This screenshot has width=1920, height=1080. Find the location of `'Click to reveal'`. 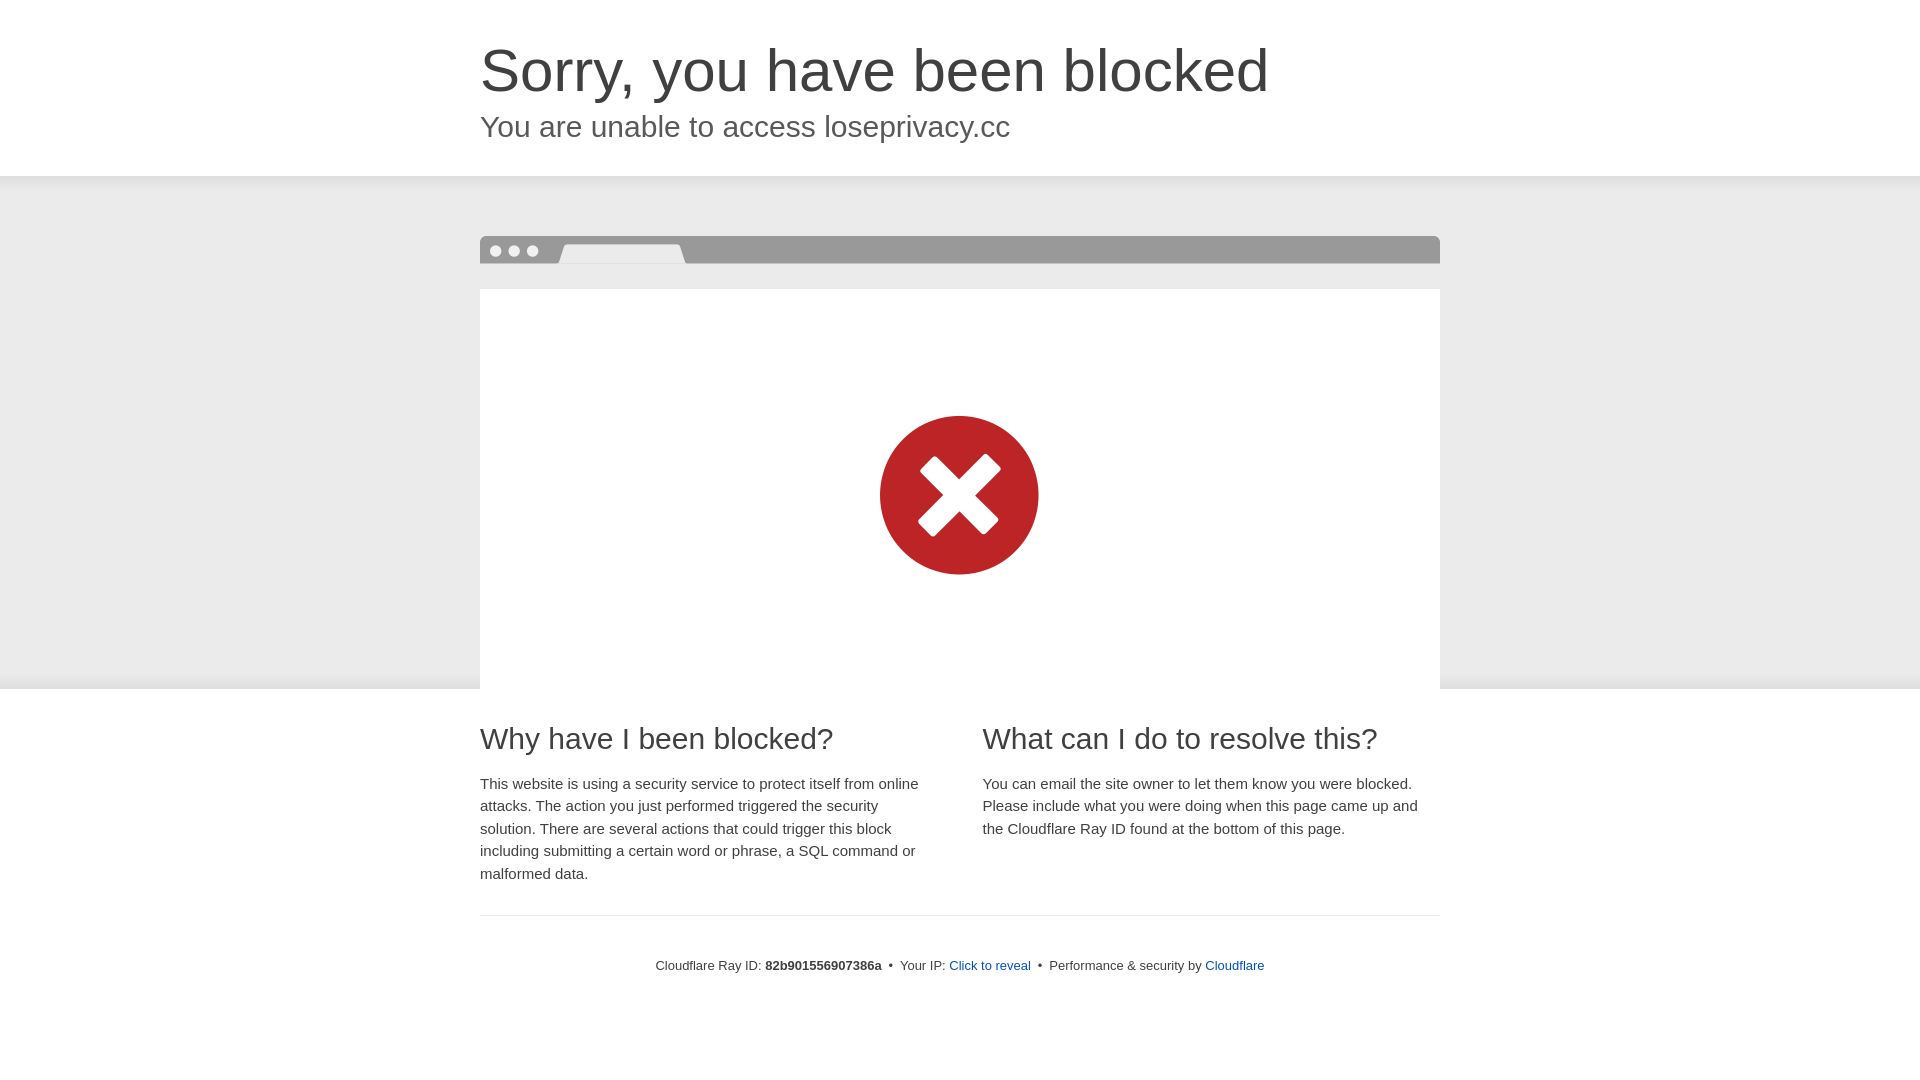

'Click to reveal' is located at coordinates (989, 964).